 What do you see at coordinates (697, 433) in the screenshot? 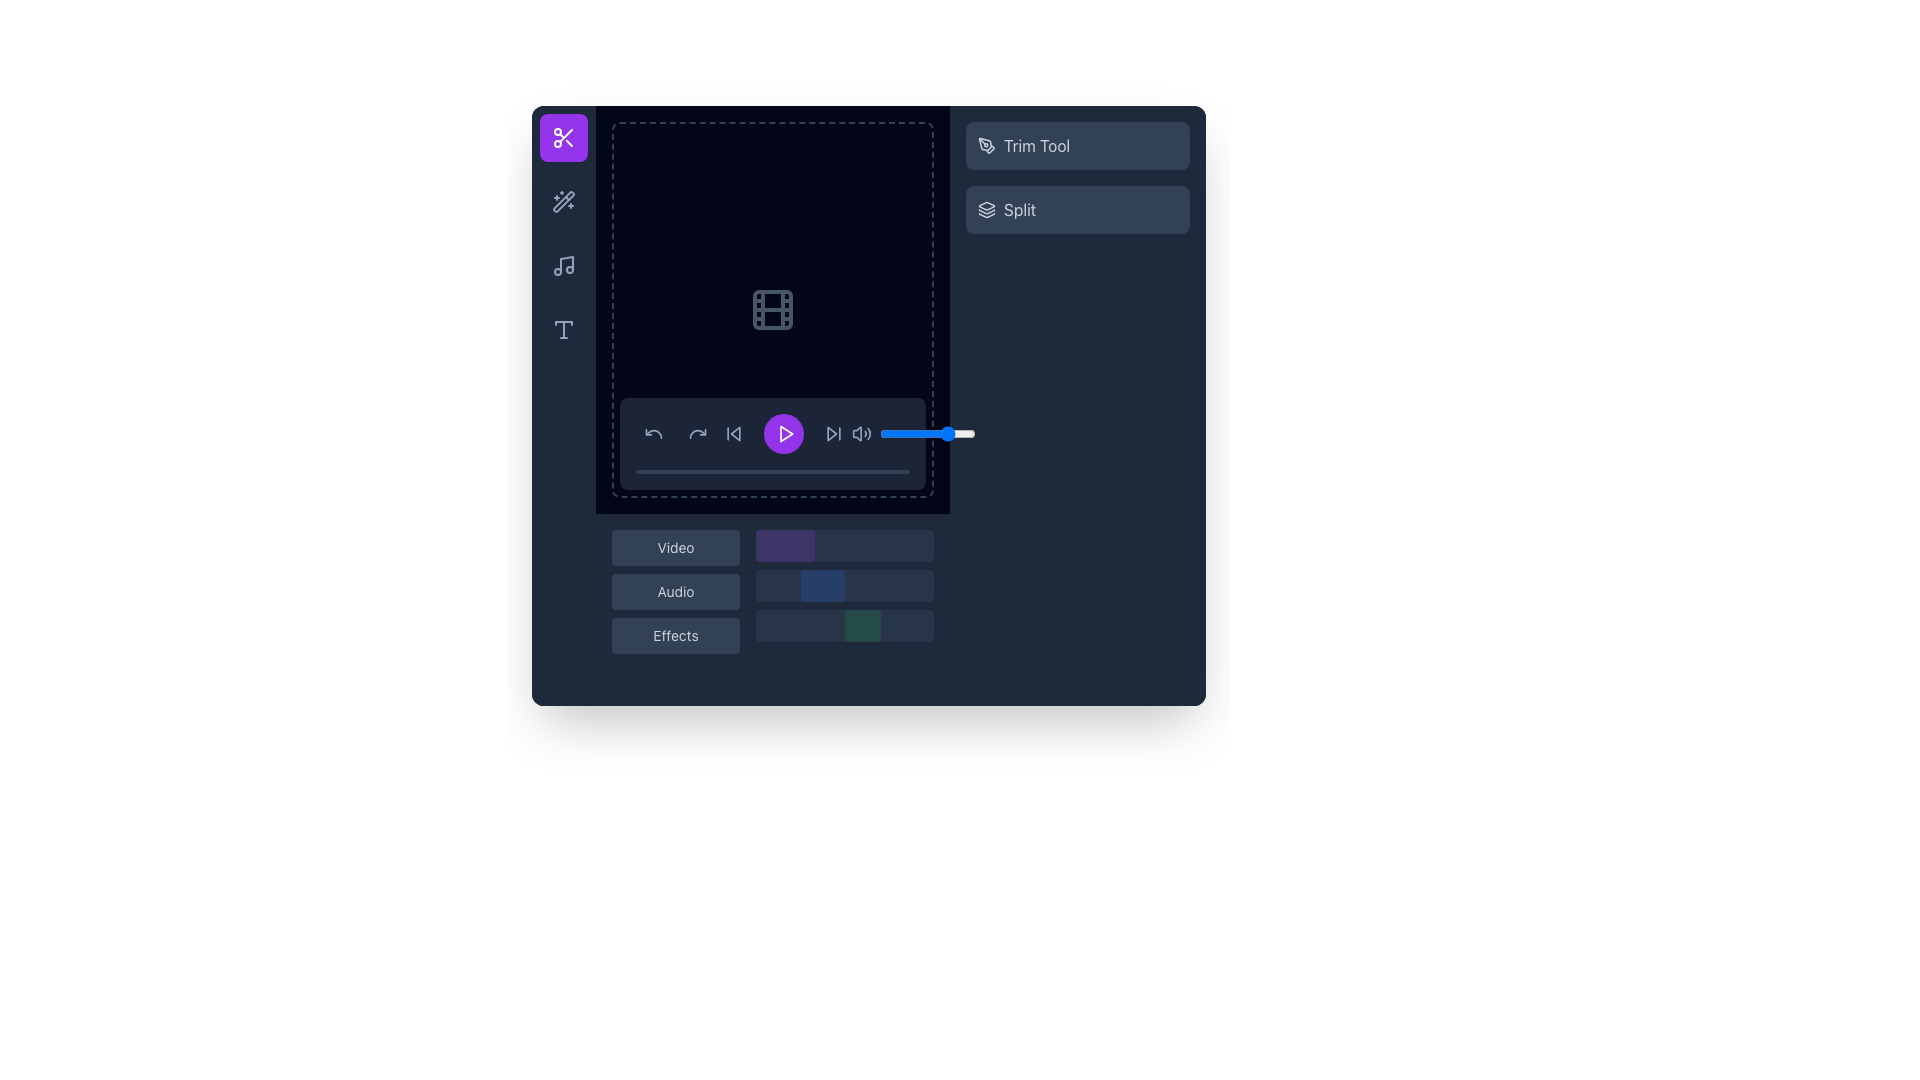
I see `the lower part of the redo or reload icon located in the center of the toolbar with playback controls` at bounding box center [697, 433].